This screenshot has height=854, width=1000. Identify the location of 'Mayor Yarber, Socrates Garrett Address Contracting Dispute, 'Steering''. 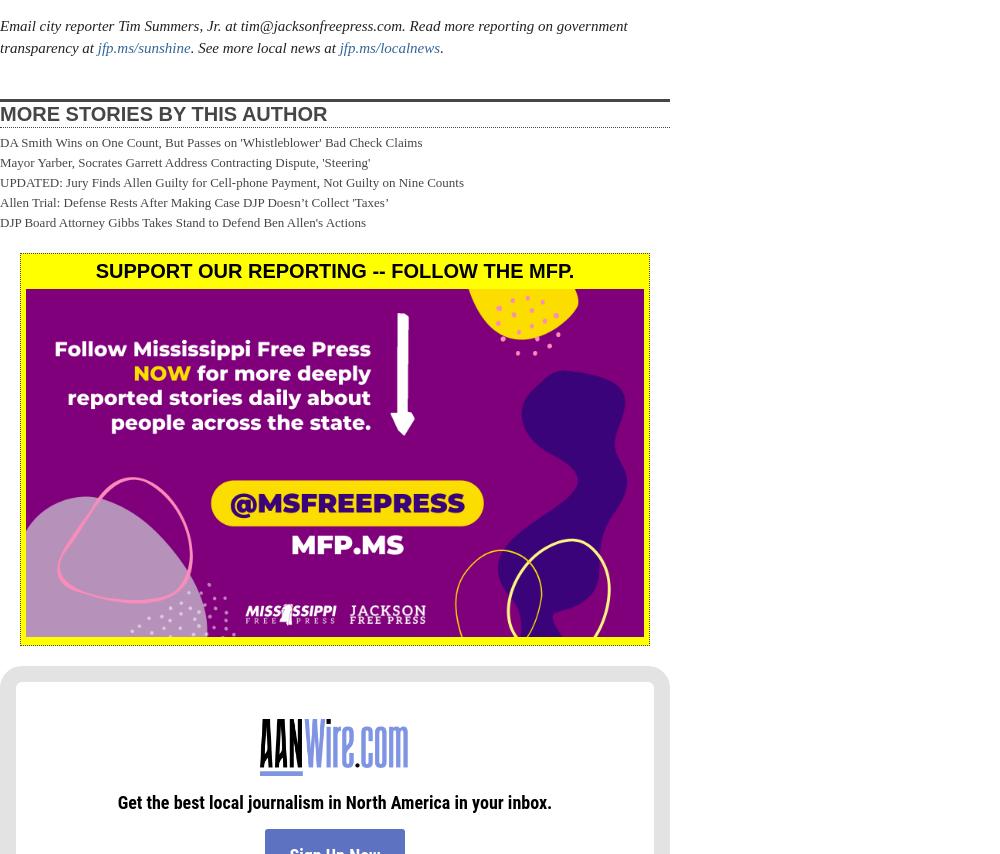
(185, 162).